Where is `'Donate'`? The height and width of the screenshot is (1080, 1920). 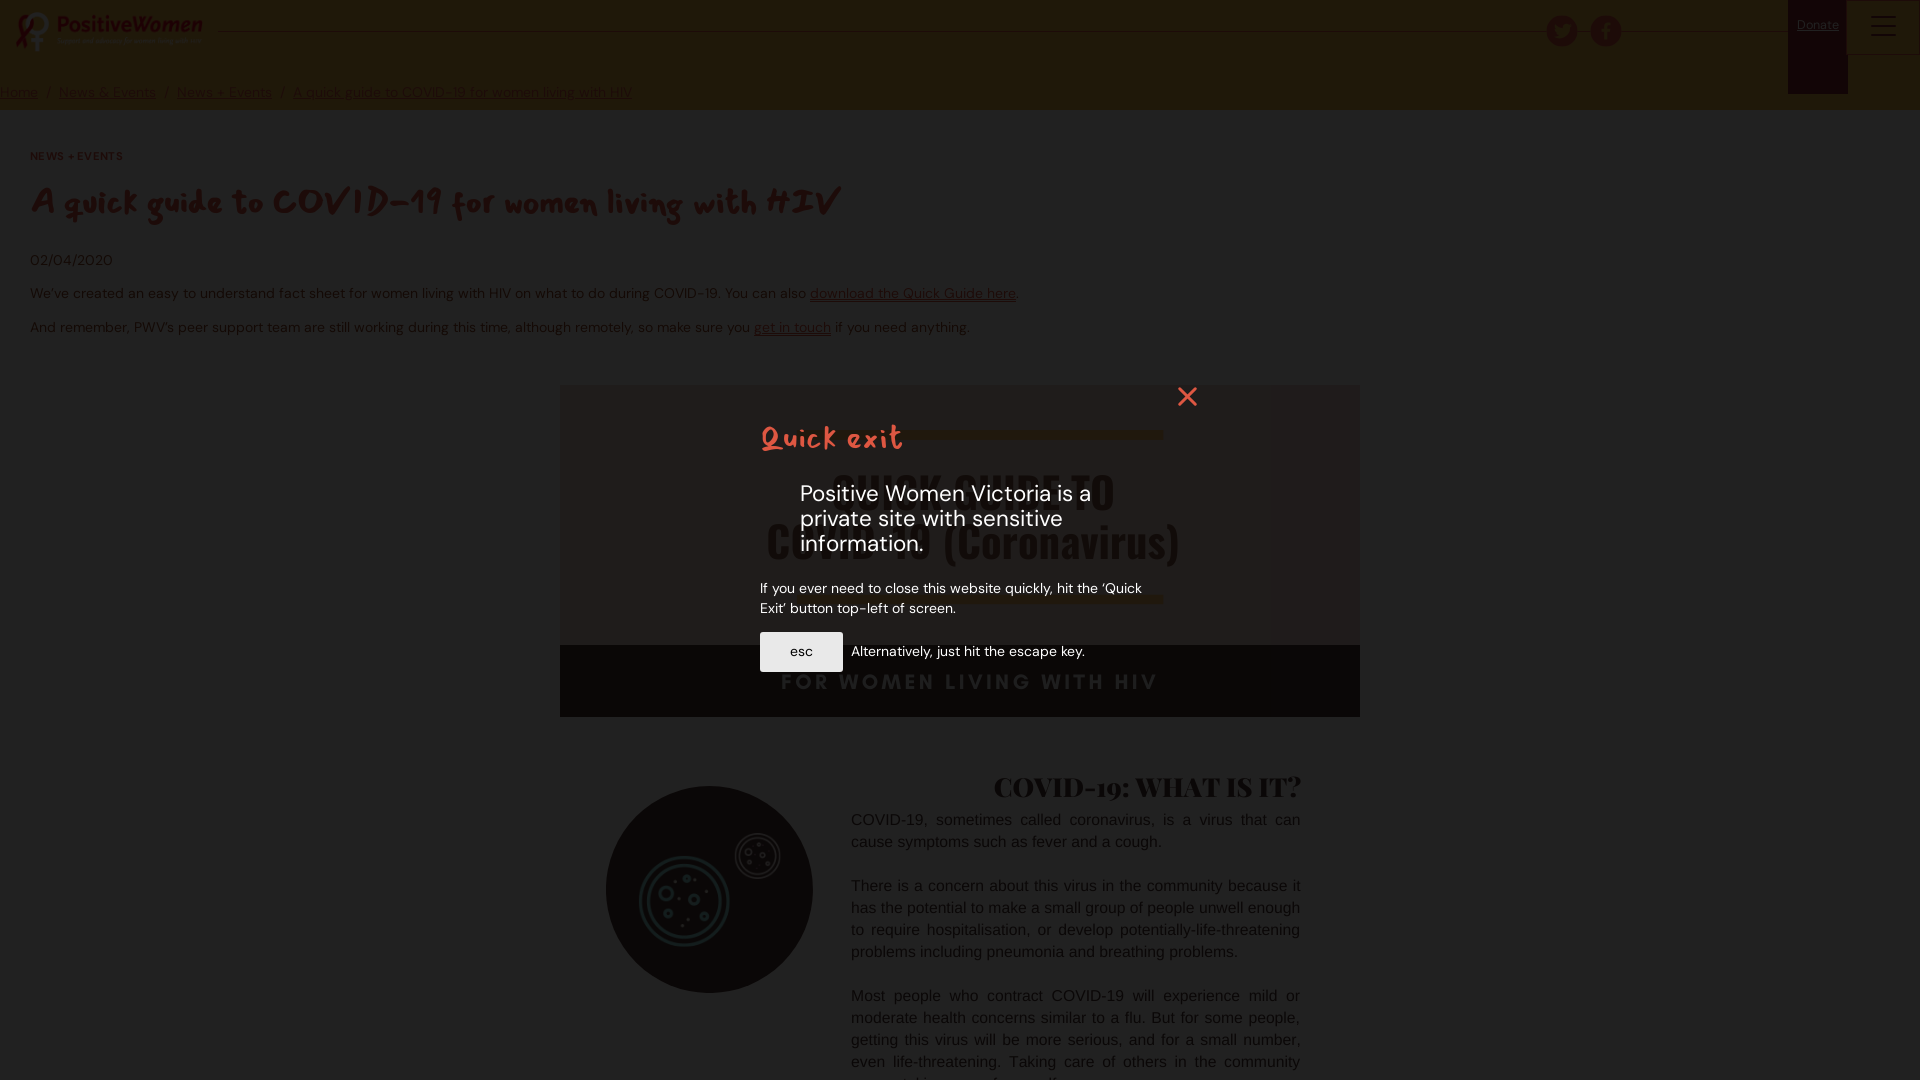
'Donate' is located at coordinates (1818, 45).